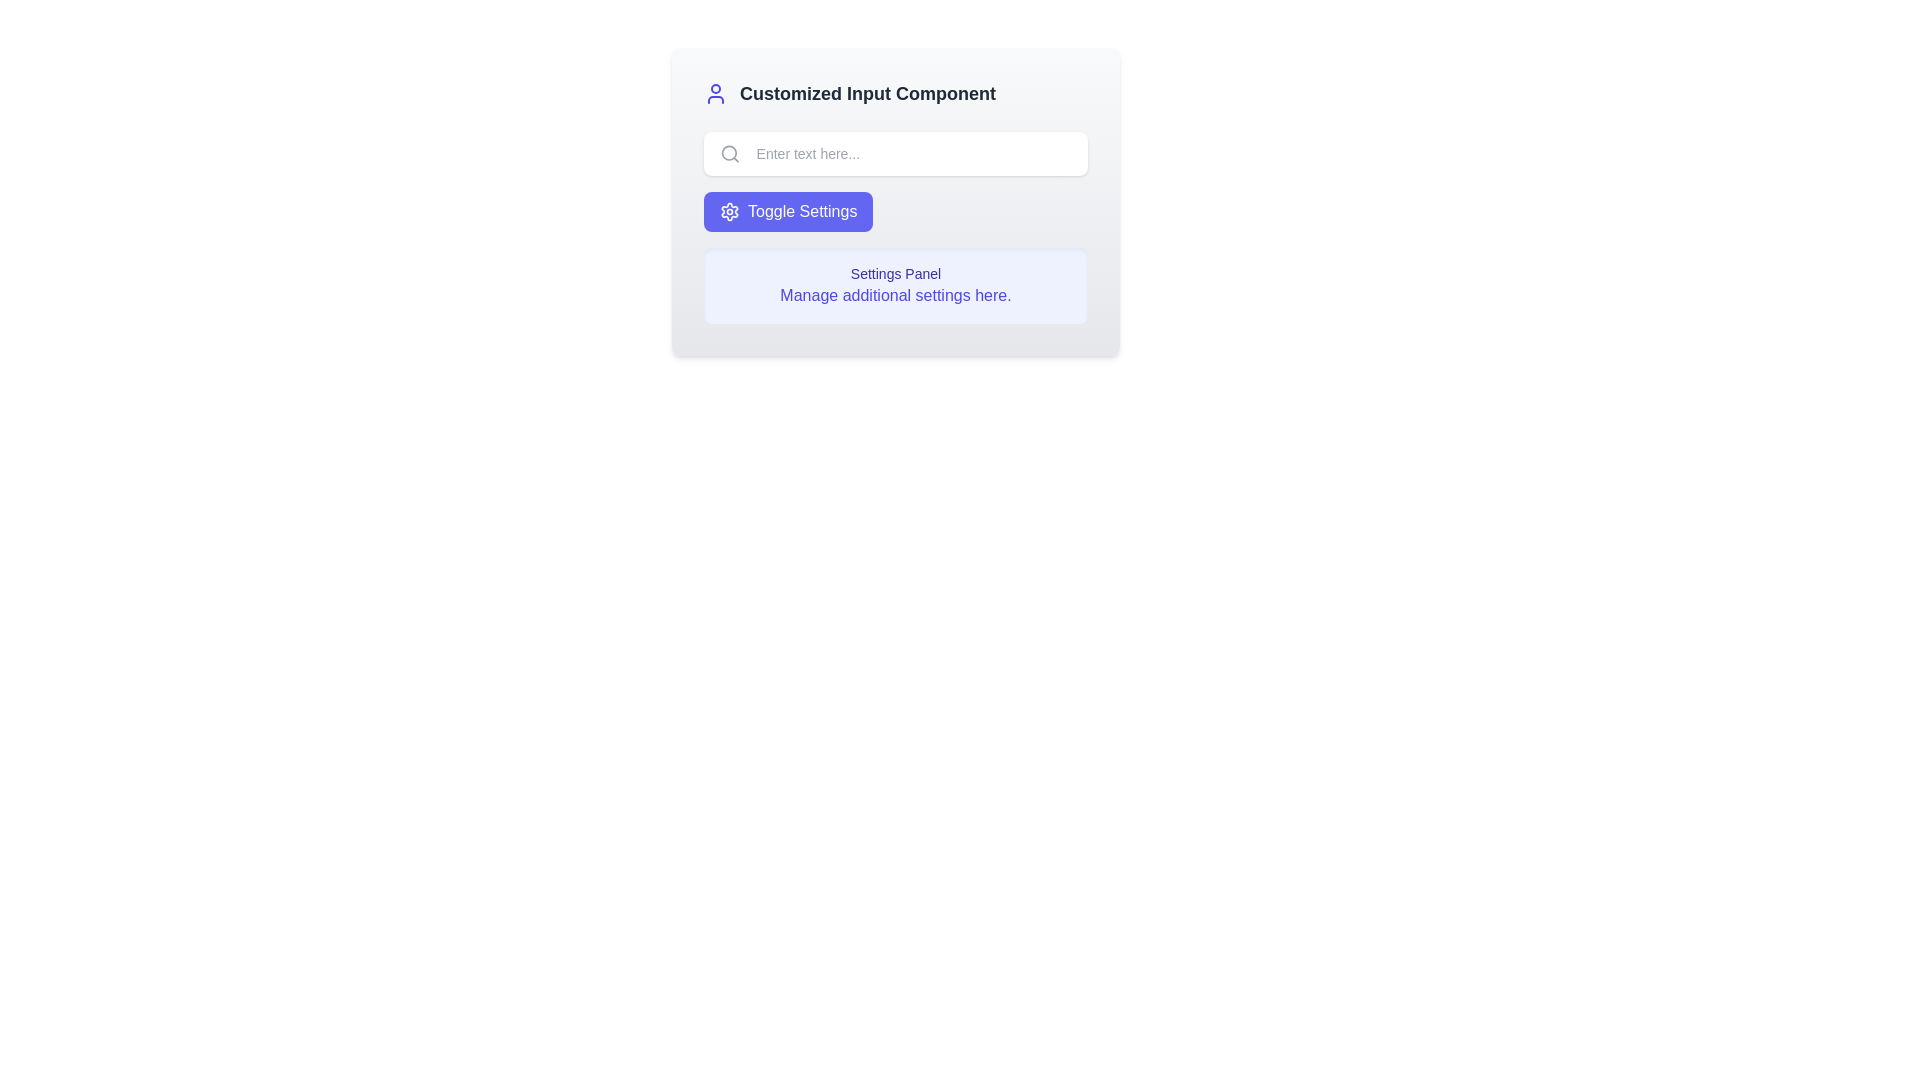 The height and width of the screenshot is (1080, 1920). I want to click on the 'Toggle Settings' button, which has rounded corners, an indigo background, a gear icon on the left, and white text, so click(787, 212).